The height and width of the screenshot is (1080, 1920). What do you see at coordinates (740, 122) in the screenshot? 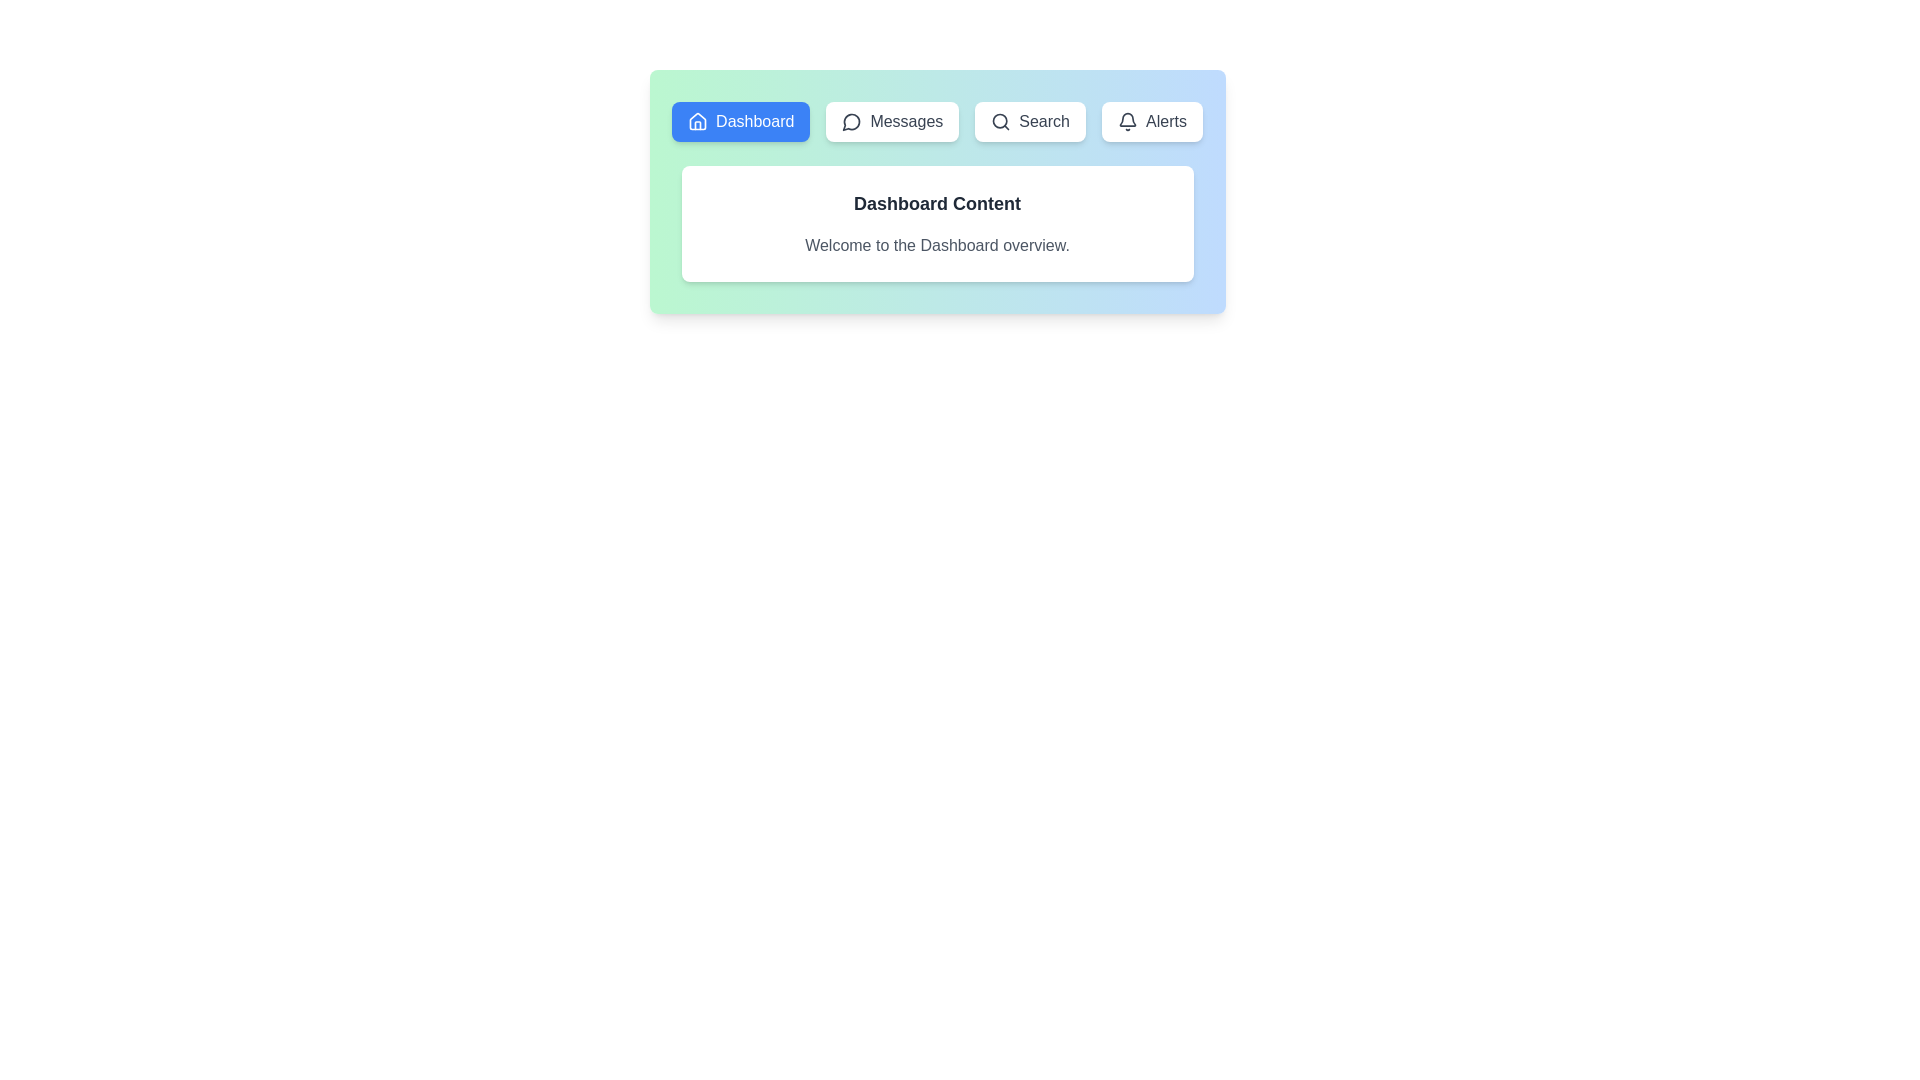
I see `the tab labeled Dashboard` at bounding box center [740, 122].